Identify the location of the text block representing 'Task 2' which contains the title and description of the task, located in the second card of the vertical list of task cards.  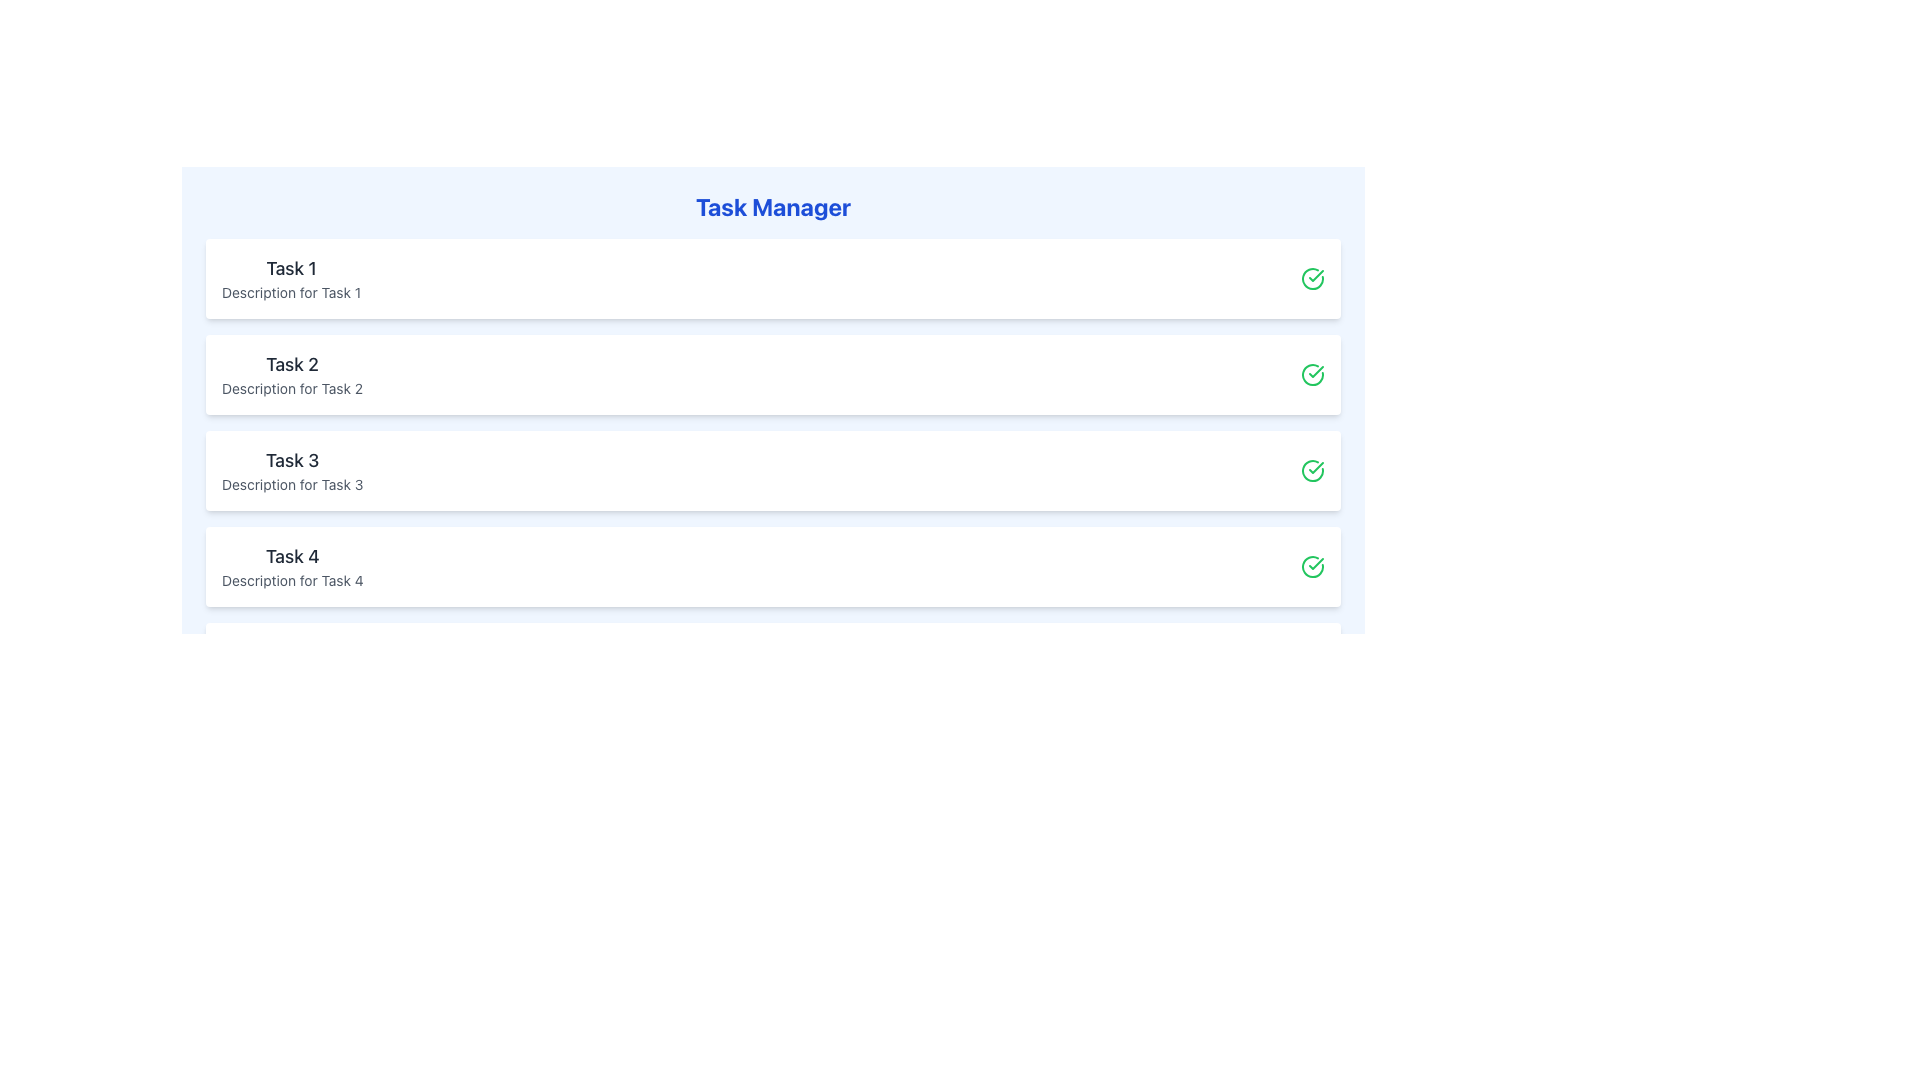
(291, 374).